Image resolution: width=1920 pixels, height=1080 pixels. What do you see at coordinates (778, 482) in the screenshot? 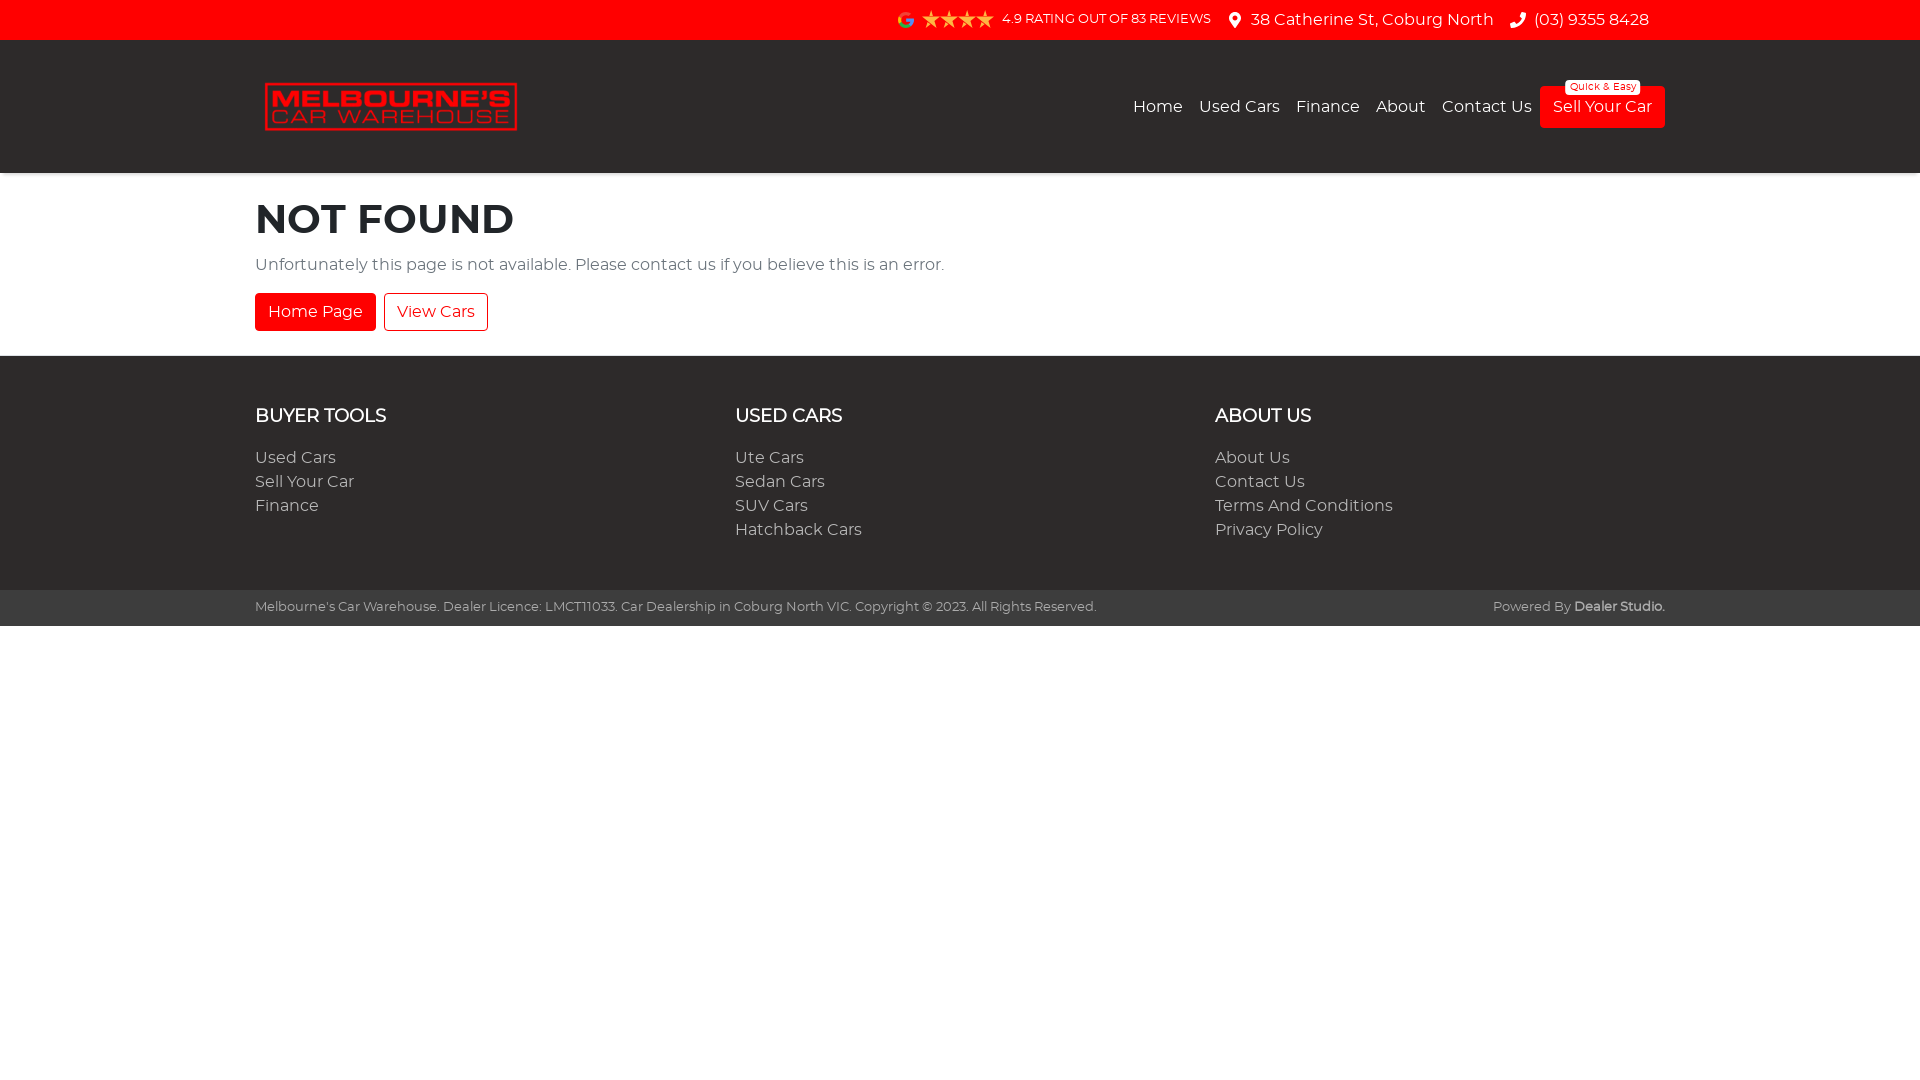
I see `'Sedan Cars'` at bounding box center [778, 482].